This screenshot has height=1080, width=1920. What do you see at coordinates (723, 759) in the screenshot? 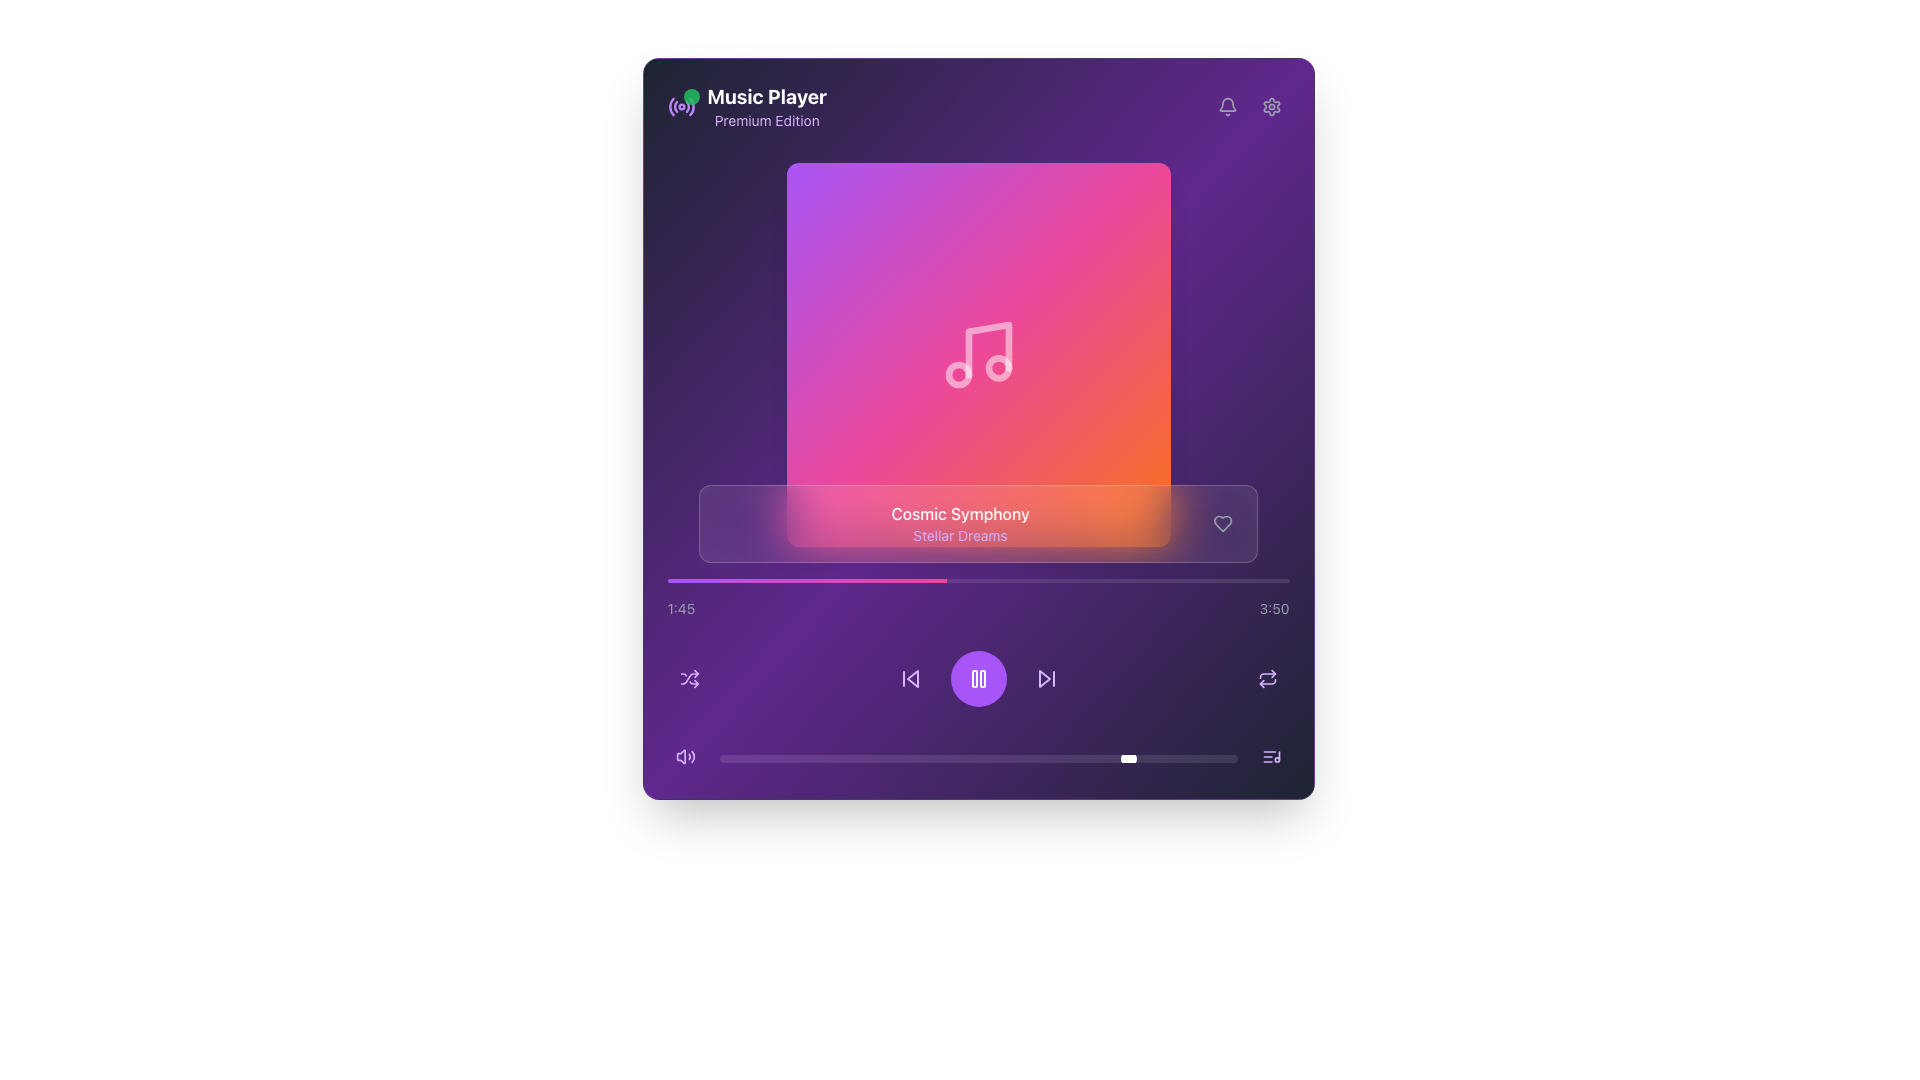
I see `the slider` at bounding box center [723, 759].